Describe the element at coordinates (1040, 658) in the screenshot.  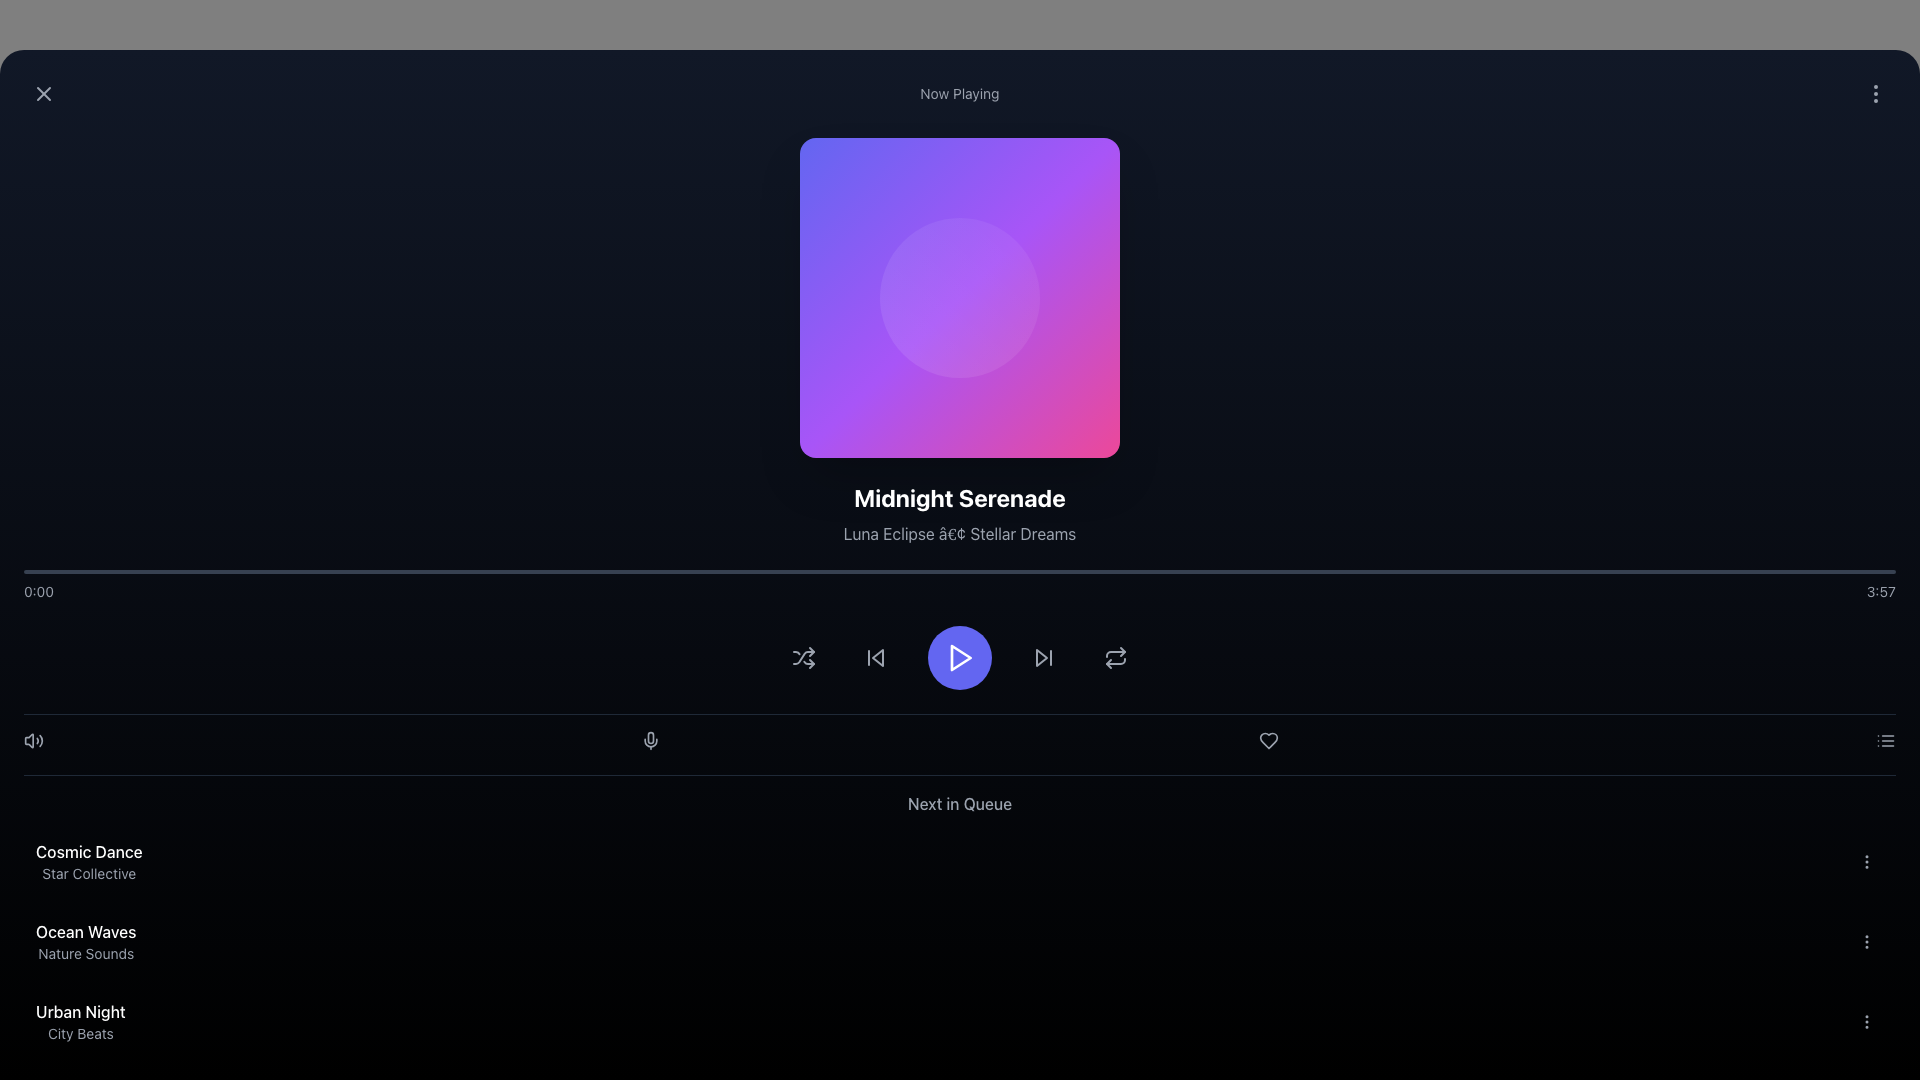
I see `the triangular icon within the button component` at that location.